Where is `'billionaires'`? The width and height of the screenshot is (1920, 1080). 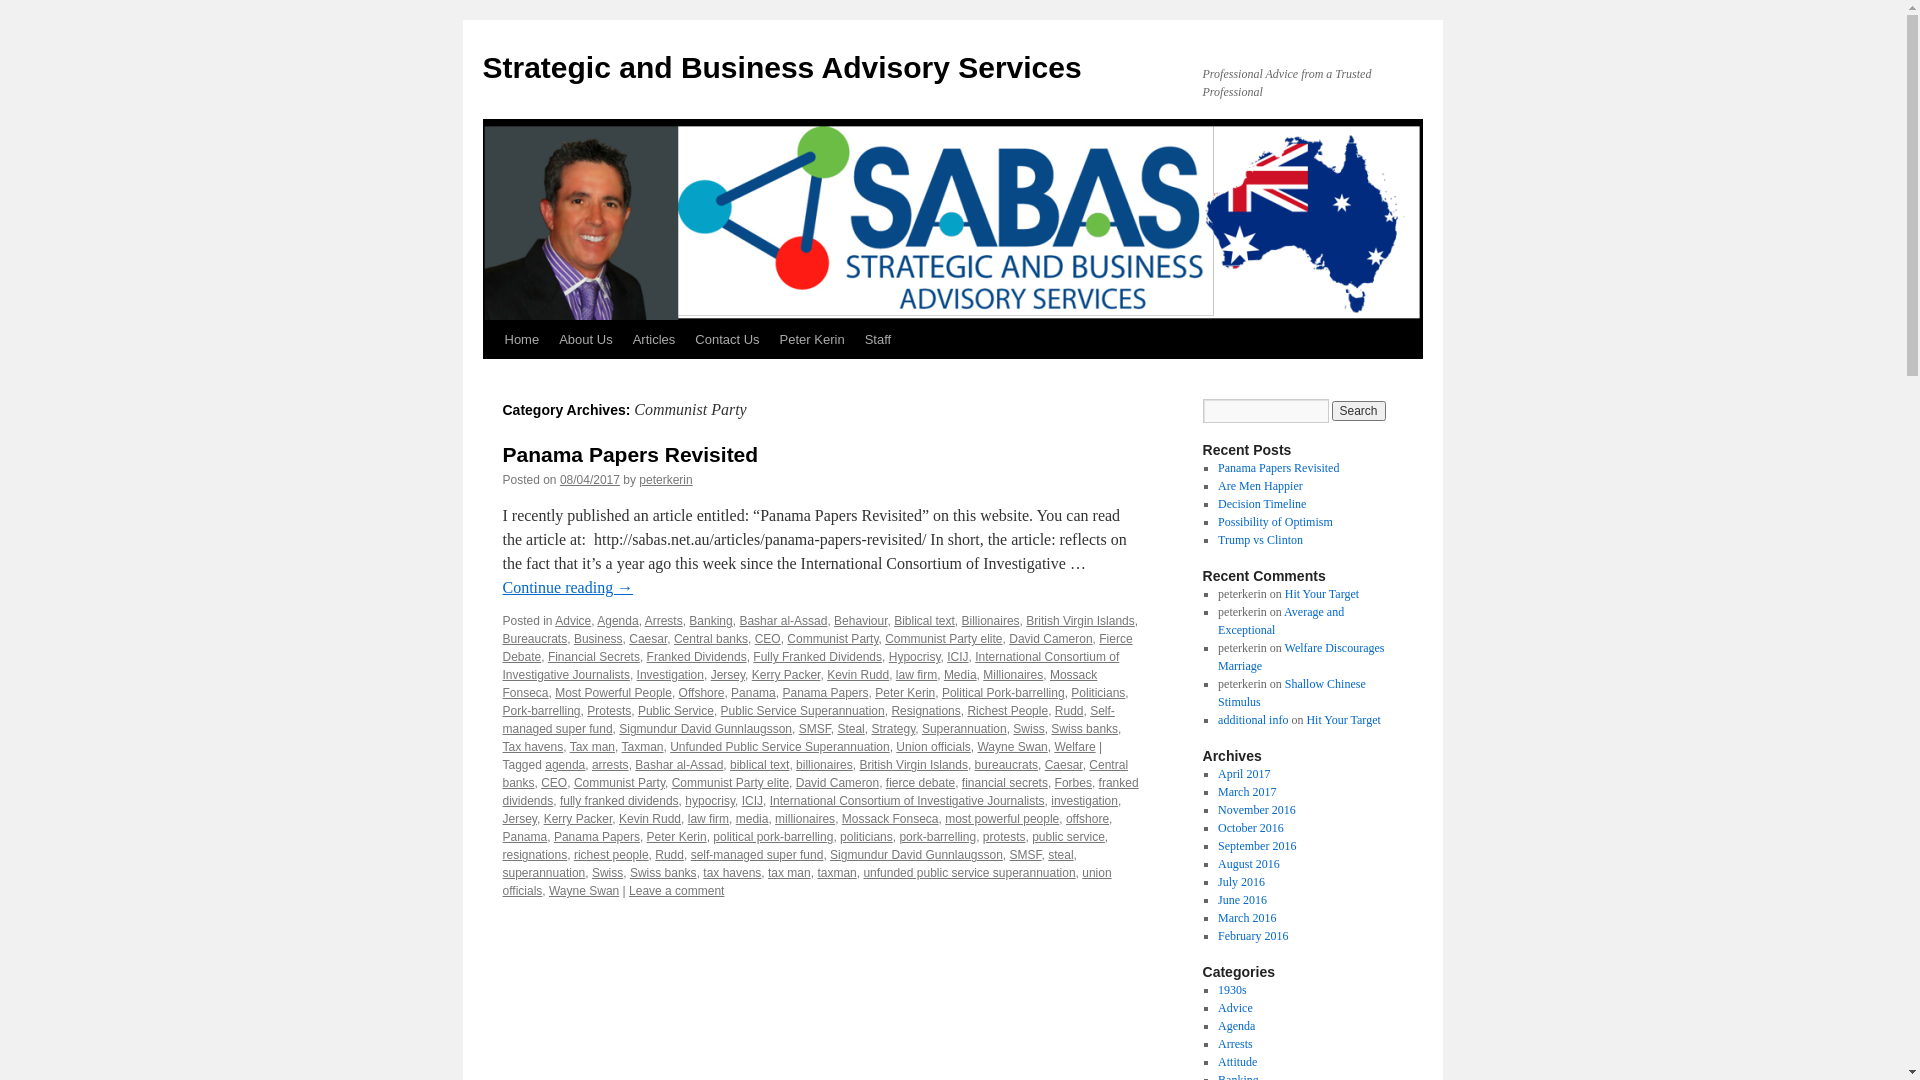
'billionaires' is located at coordinates (824, 764).